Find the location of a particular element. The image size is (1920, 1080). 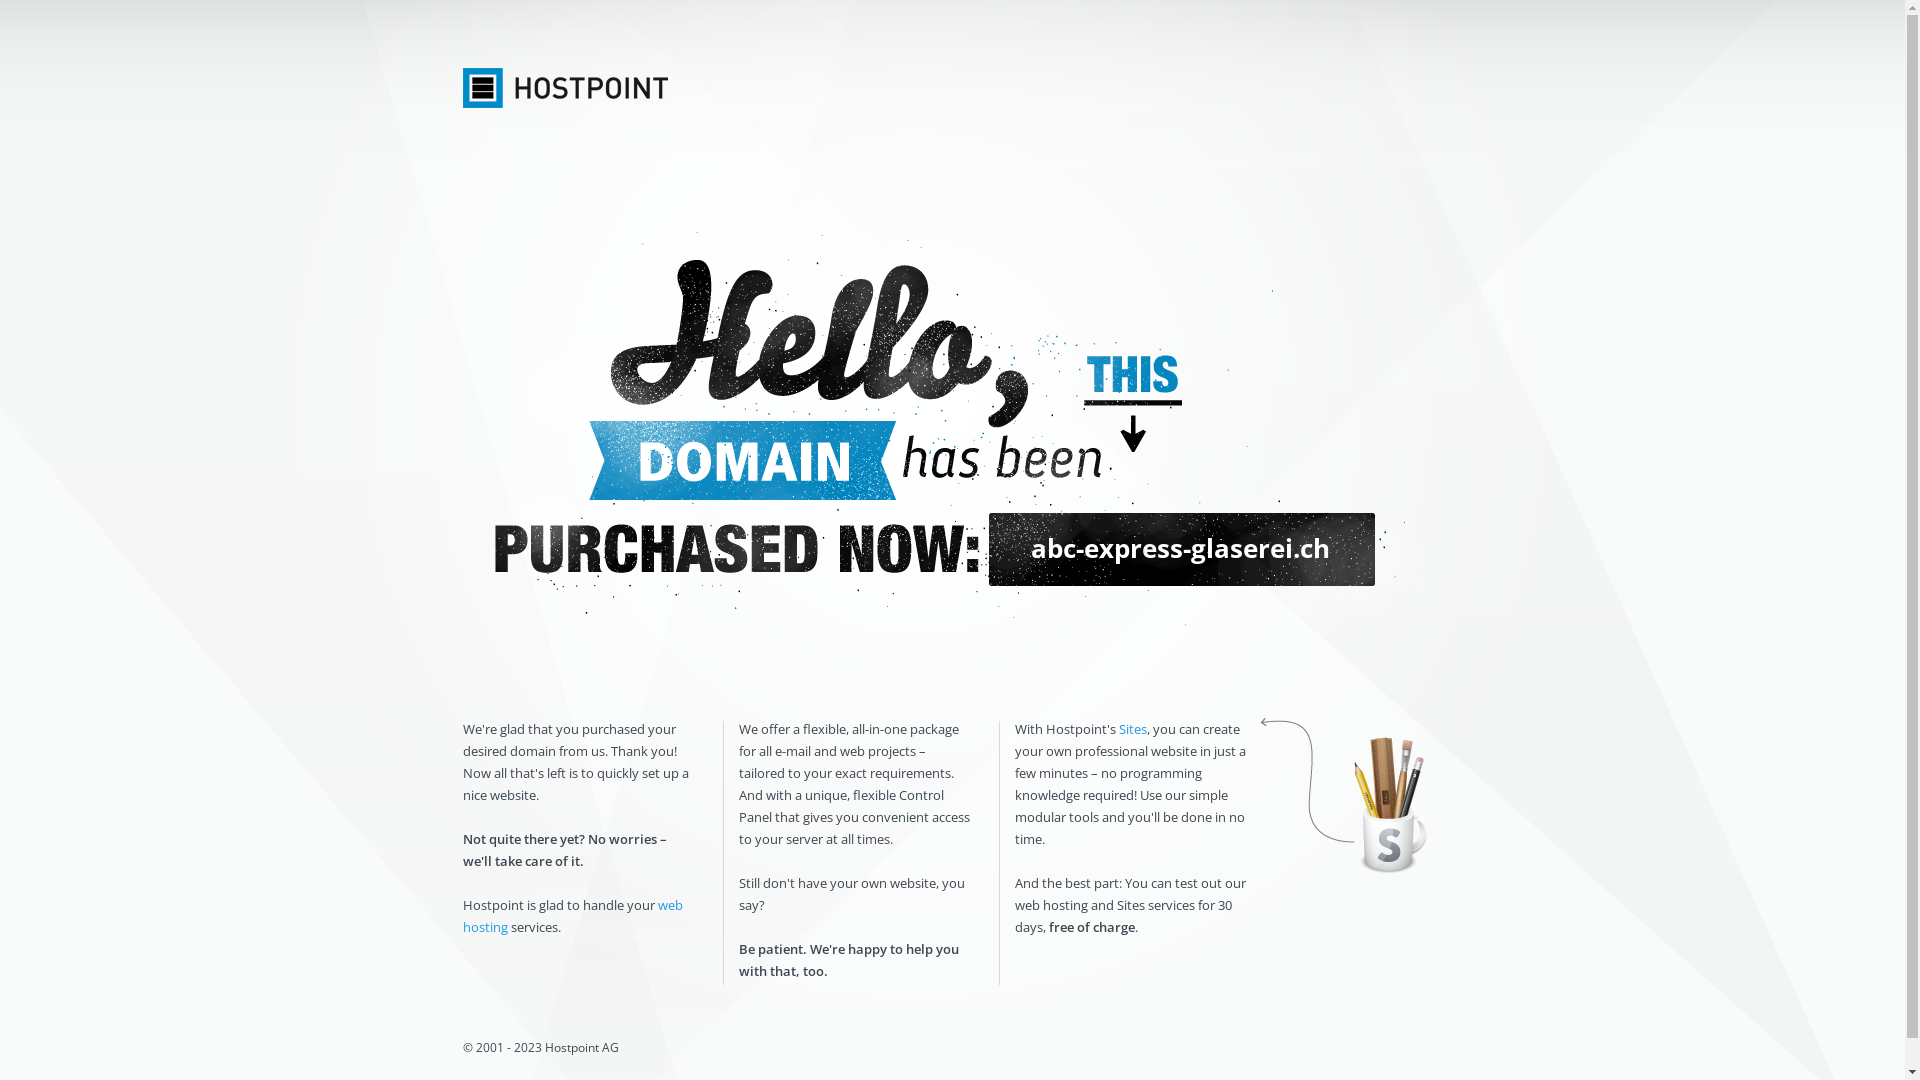

'web hosting' is located at coordinates (570, 915).